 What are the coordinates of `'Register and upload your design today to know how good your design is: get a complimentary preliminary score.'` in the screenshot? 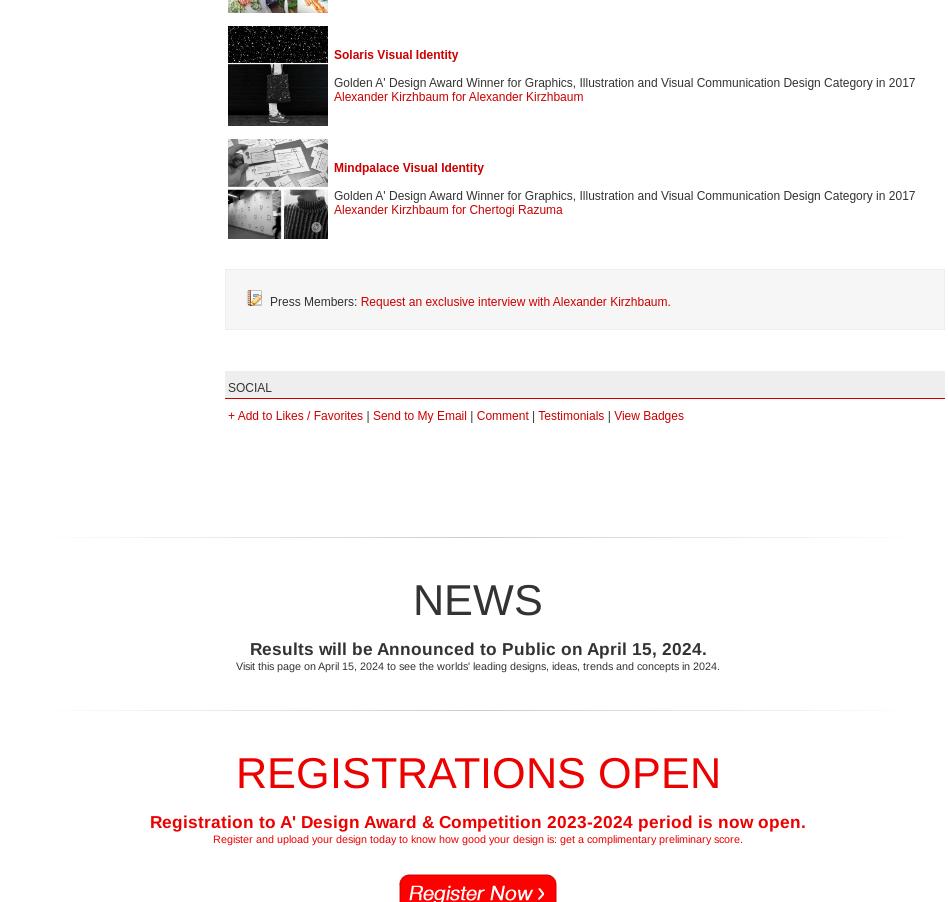 It's located at (212, 837).